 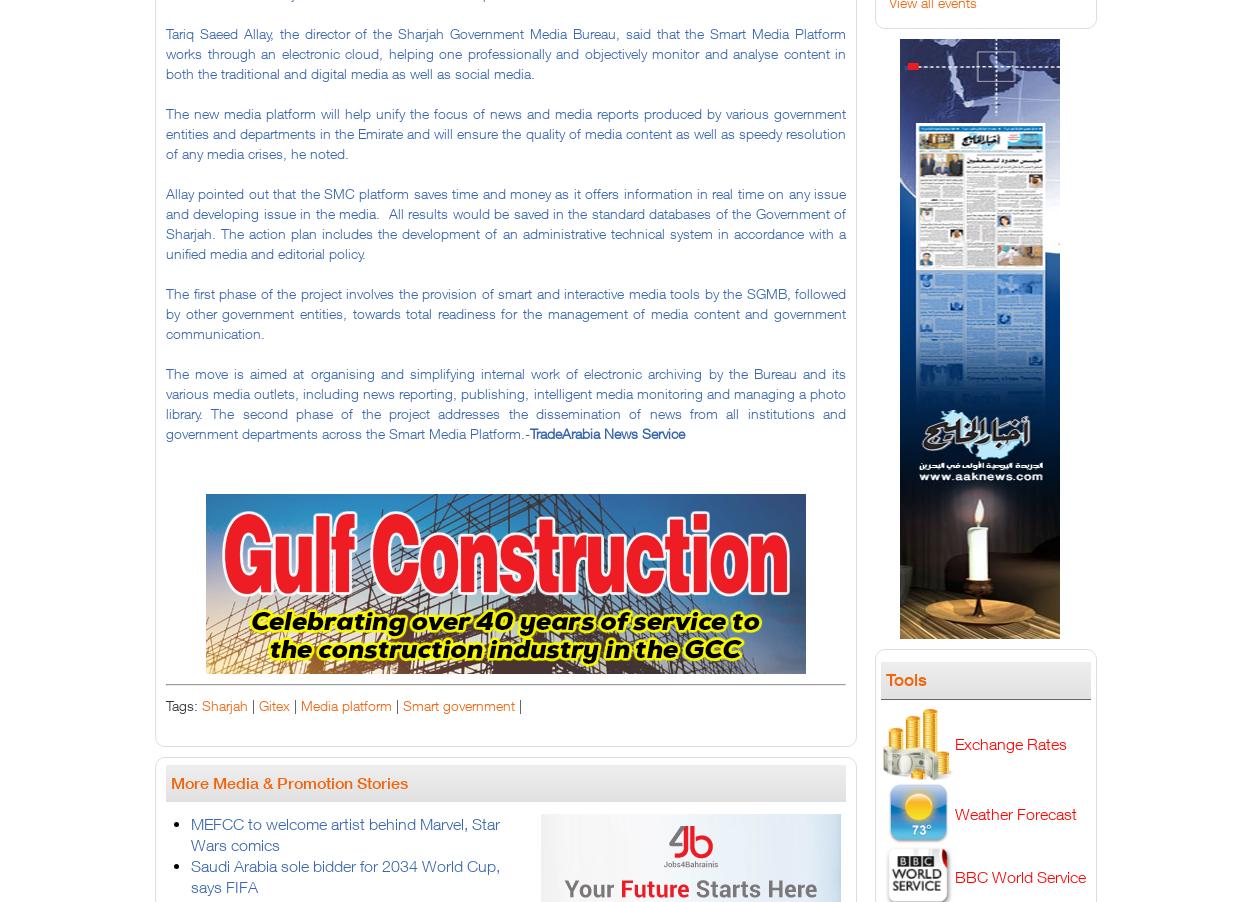 What do you see at coordinates (184, 705) in the screenshot?
I see `'Tags:'` at bounding box center [184, 705].